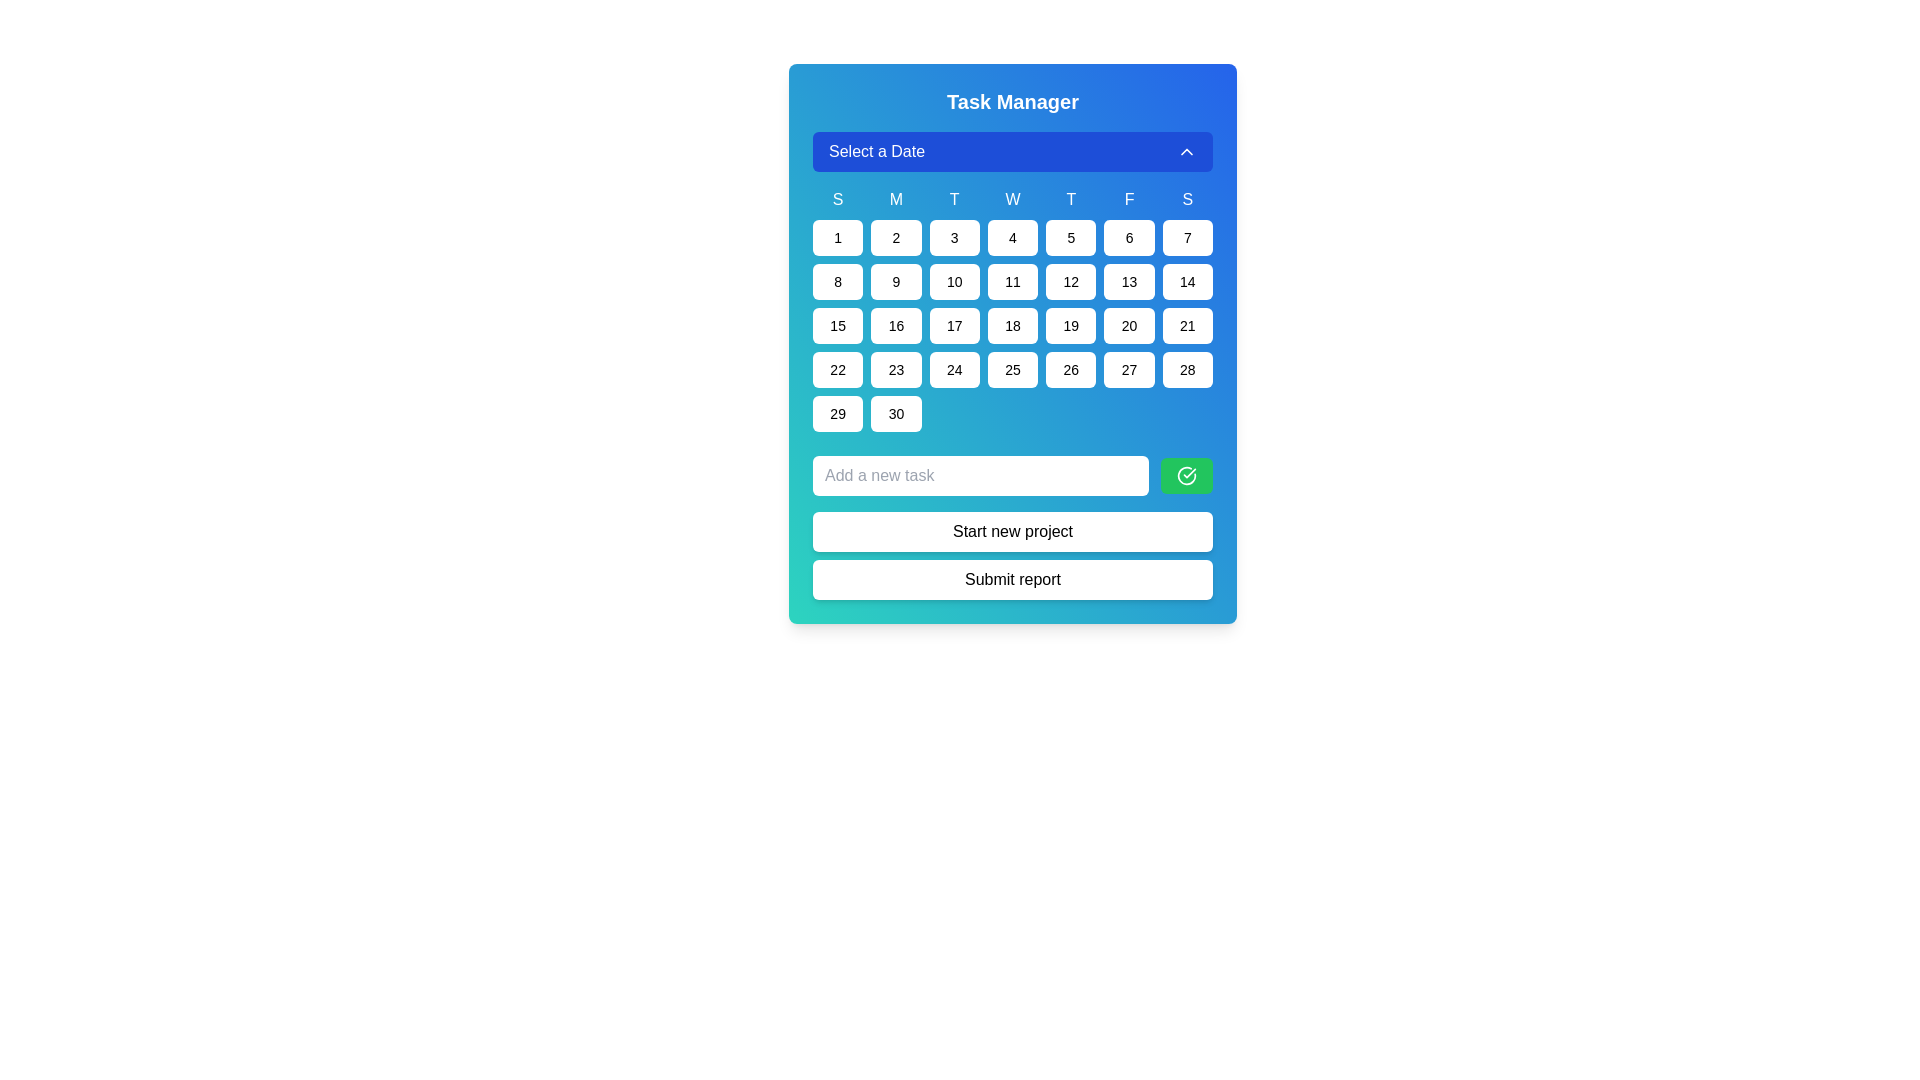 This screenshot has width=1920, height=1080. What do you see at coordinates (1187, 237) in the screenshot?
I see `the button representing the calendar day cell for the number '7'` at bounding box center [1187, 237].